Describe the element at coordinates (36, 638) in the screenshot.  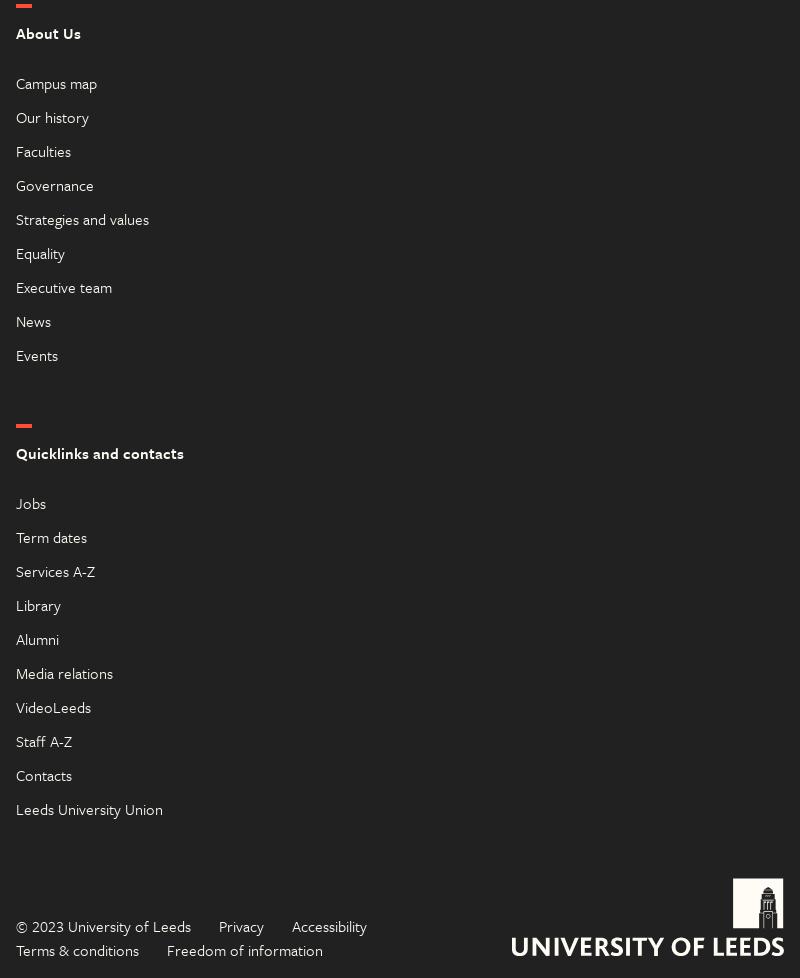
I see `'Alumni'` at that location.